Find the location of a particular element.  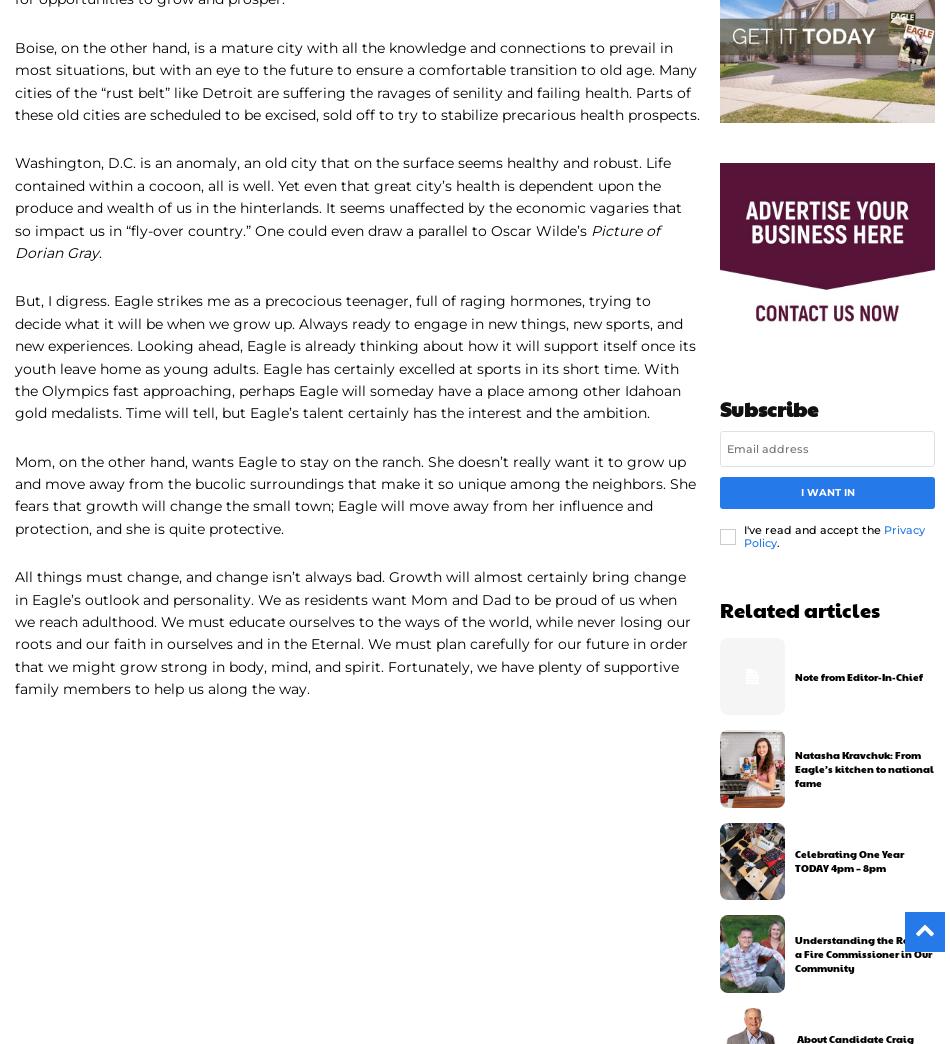

'Understanding the Role of a Fire Commissioner in Our Community' is located at coordinates (793, 951).